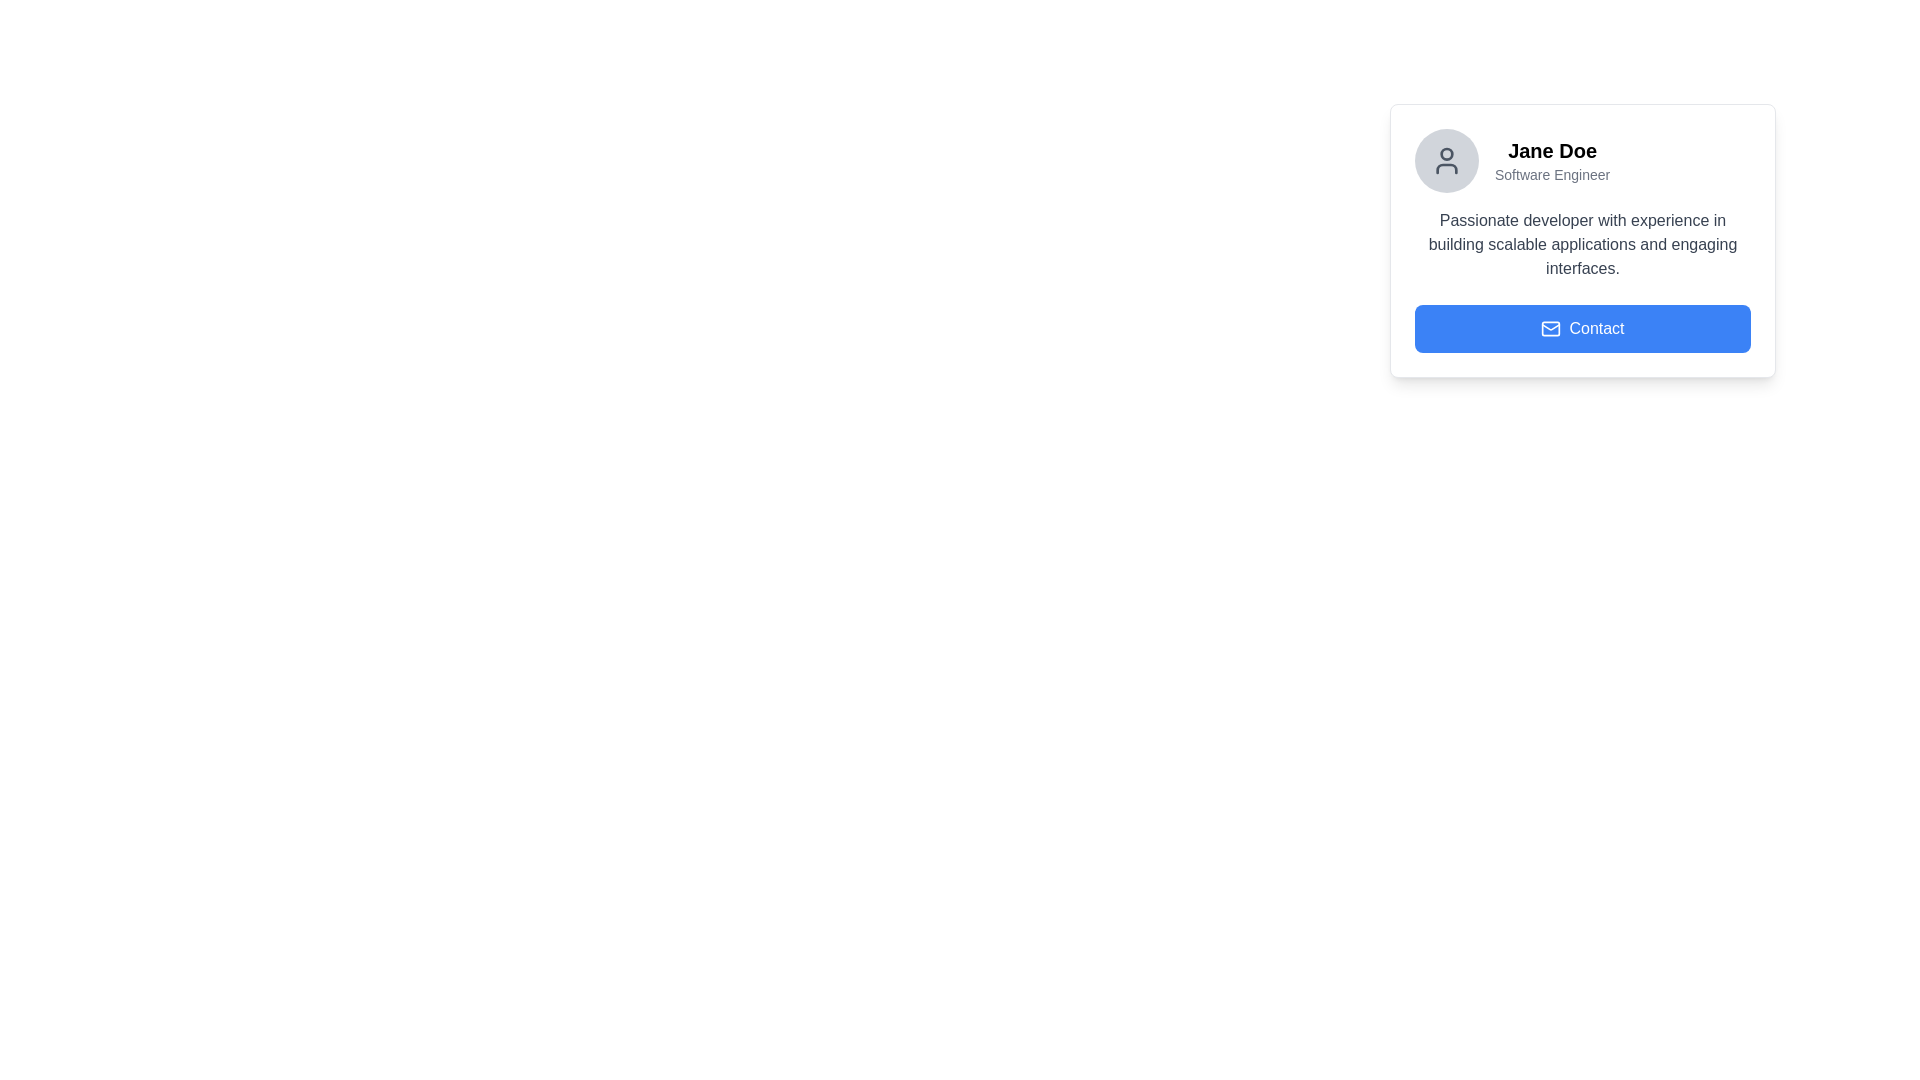 The height and width of the screenshot is (1080, 1920). What do you see at coordinates (1551, 149) in the screenshot?
I see `the text label displaying 'Jane Doe', which is prominently styled in bold and located at the top of a profile card layout, adjacent to the avatar` at bounding box center [1551, 149].